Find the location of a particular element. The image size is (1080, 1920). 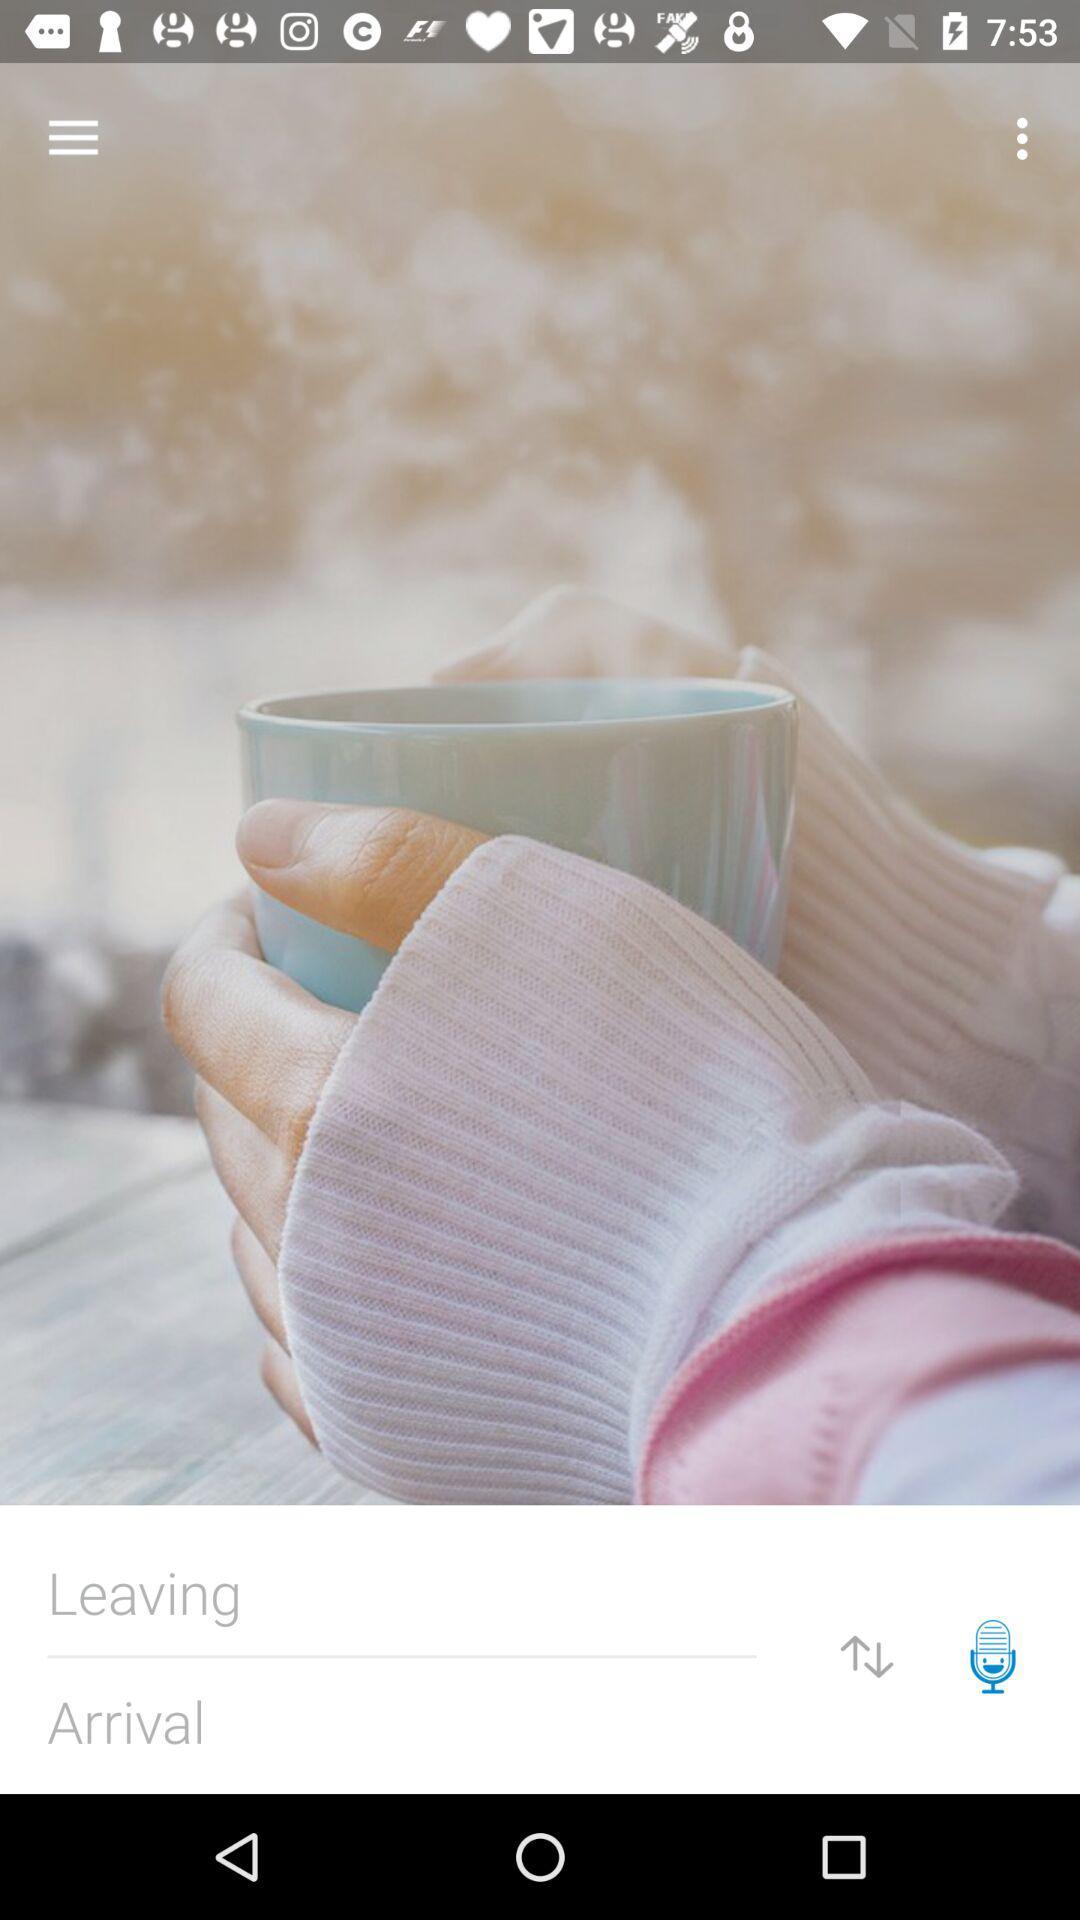

the microphone icon is located at coordinates (992, 1656).